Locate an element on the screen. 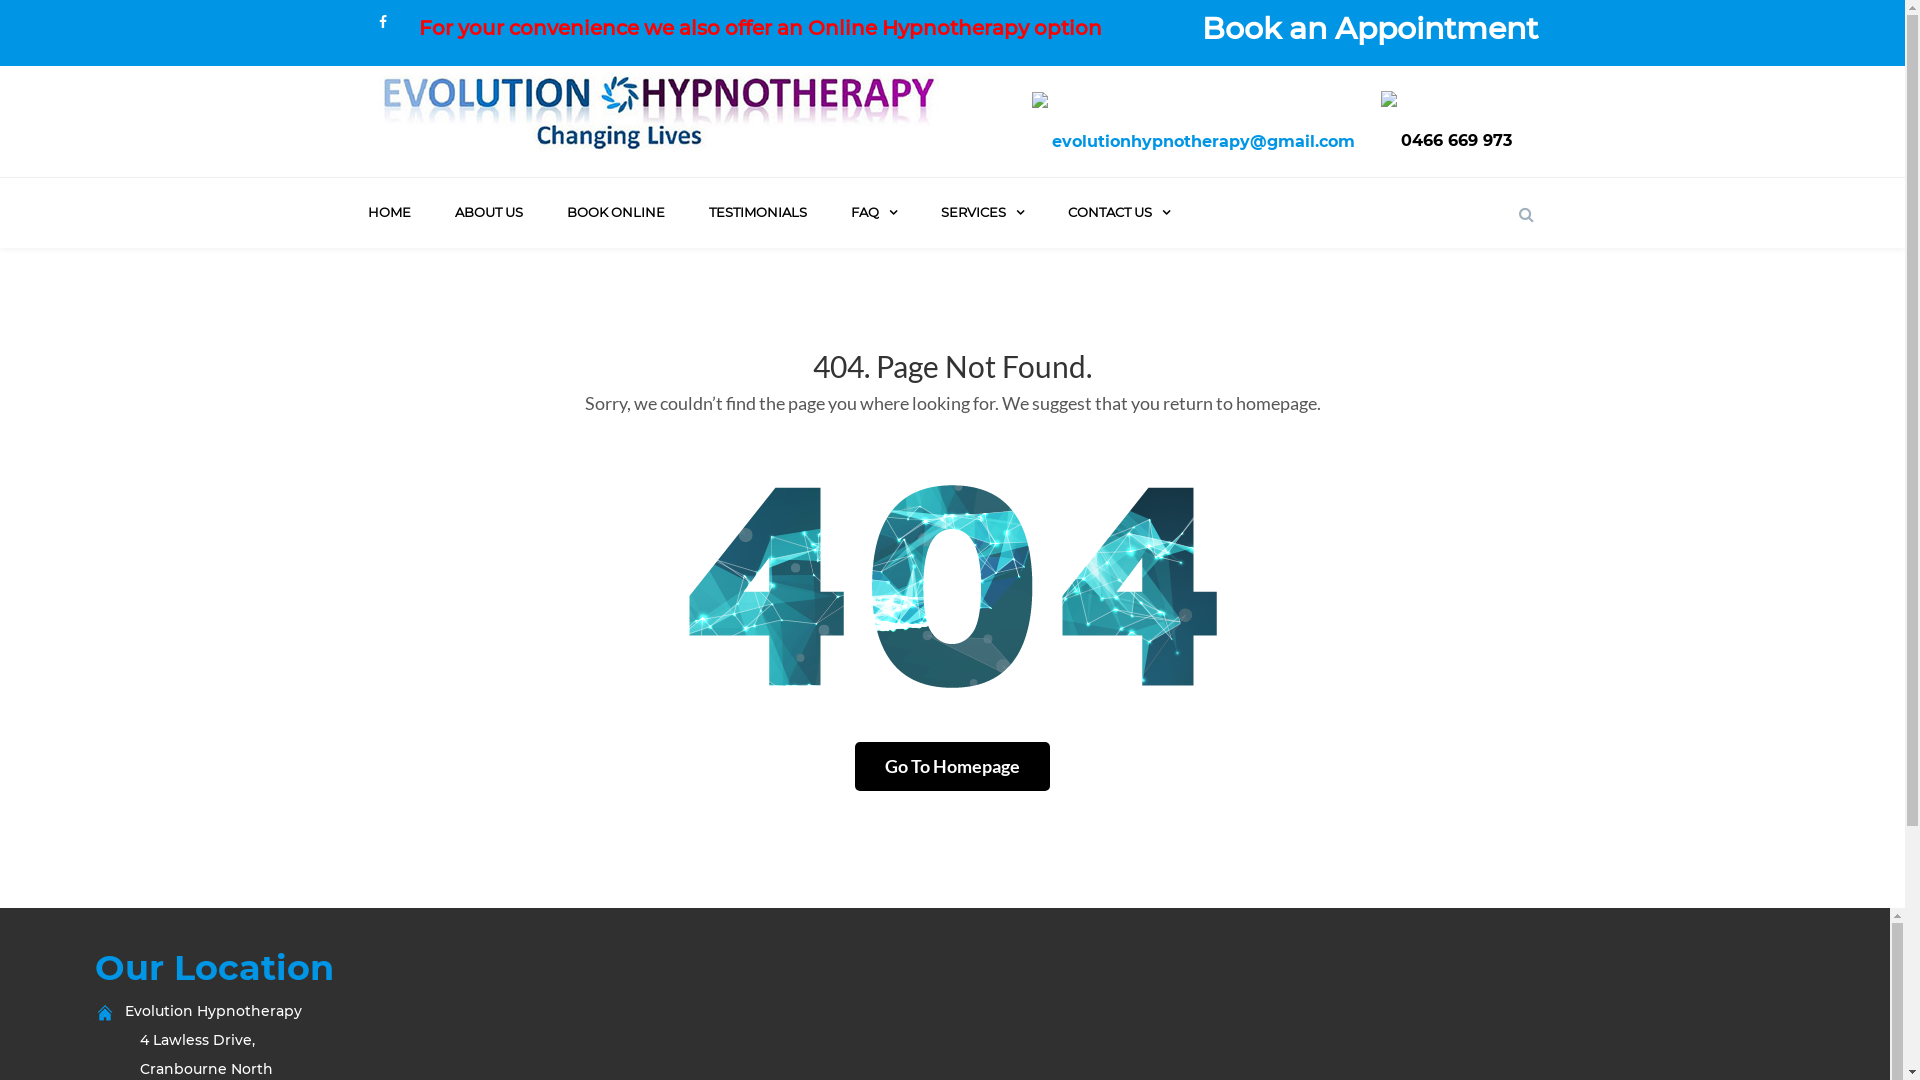 The height and width of the screenshot is (1080, 1920). 'SERVICES' is located at coordinates (981, 212).